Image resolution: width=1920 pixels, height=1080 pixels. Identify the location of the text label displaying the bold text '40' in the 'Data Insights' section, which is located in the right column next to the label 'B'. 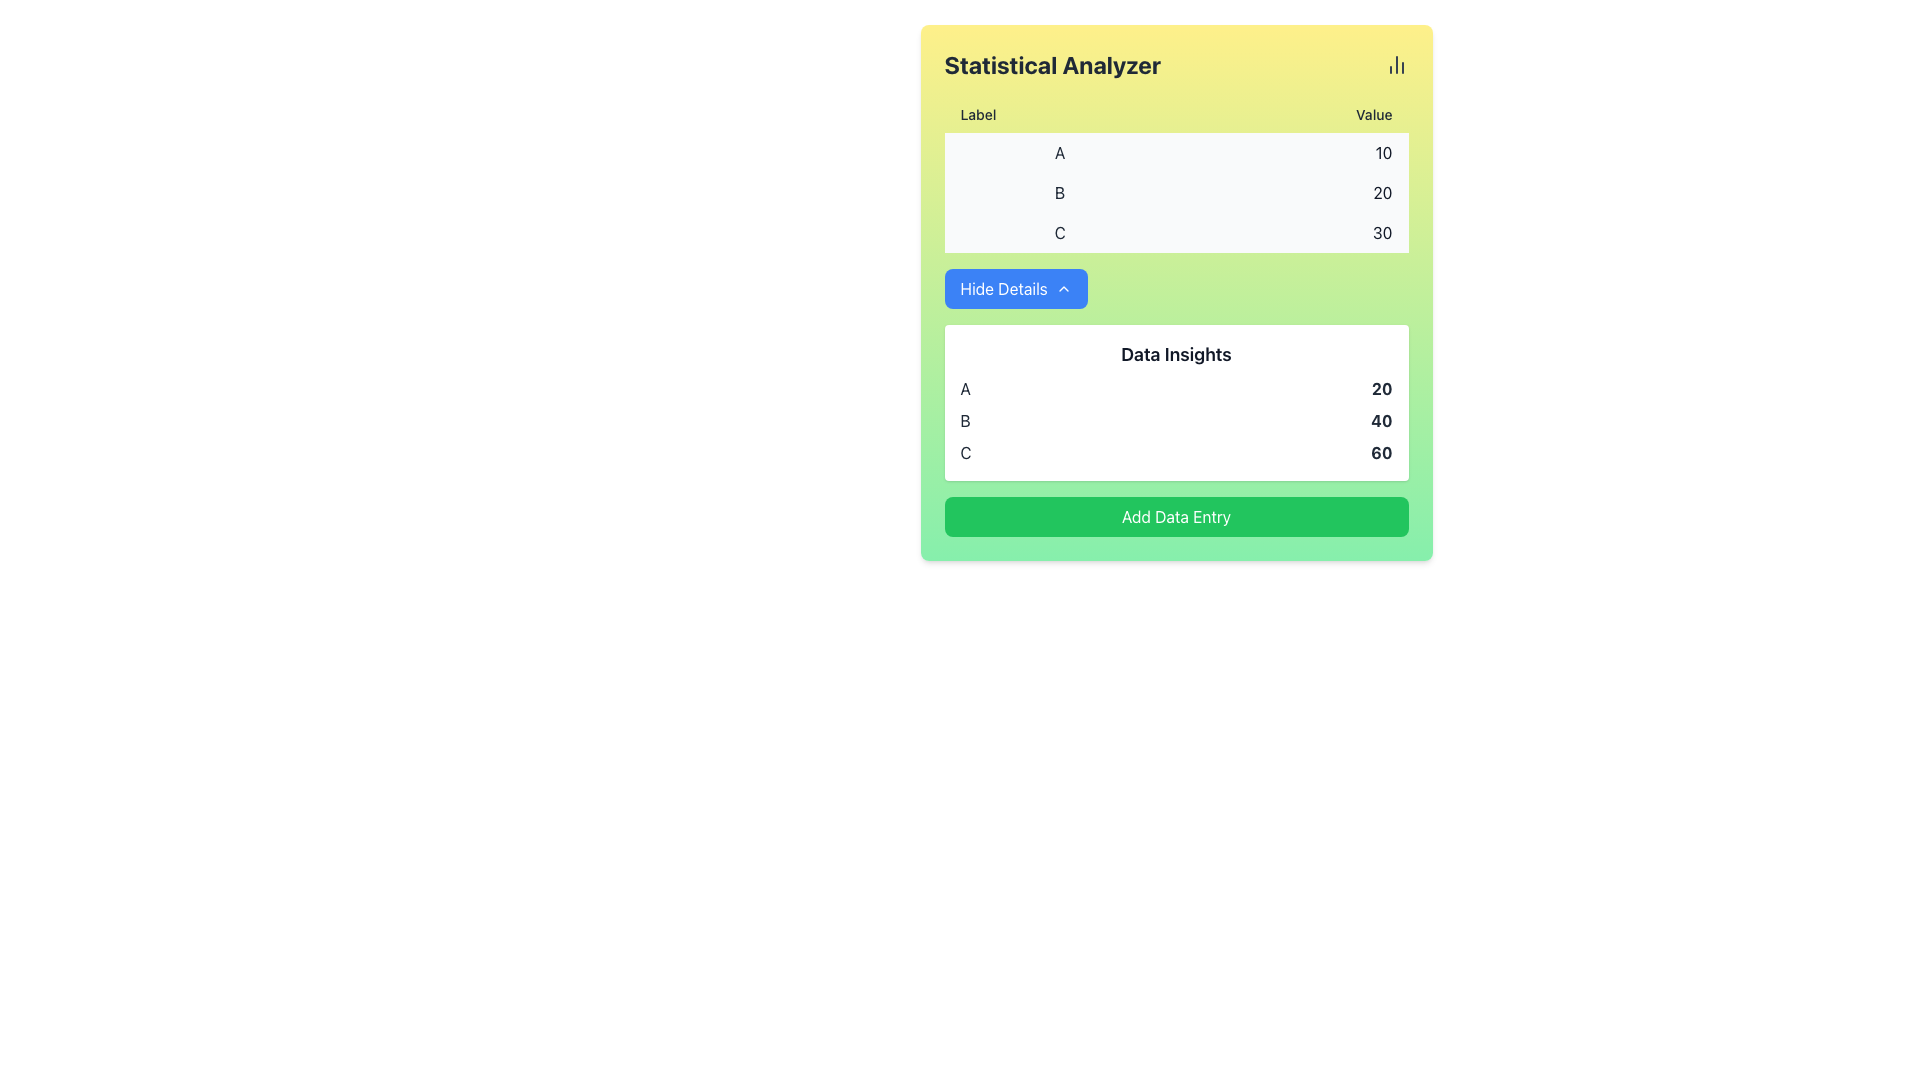
(1380, 419).